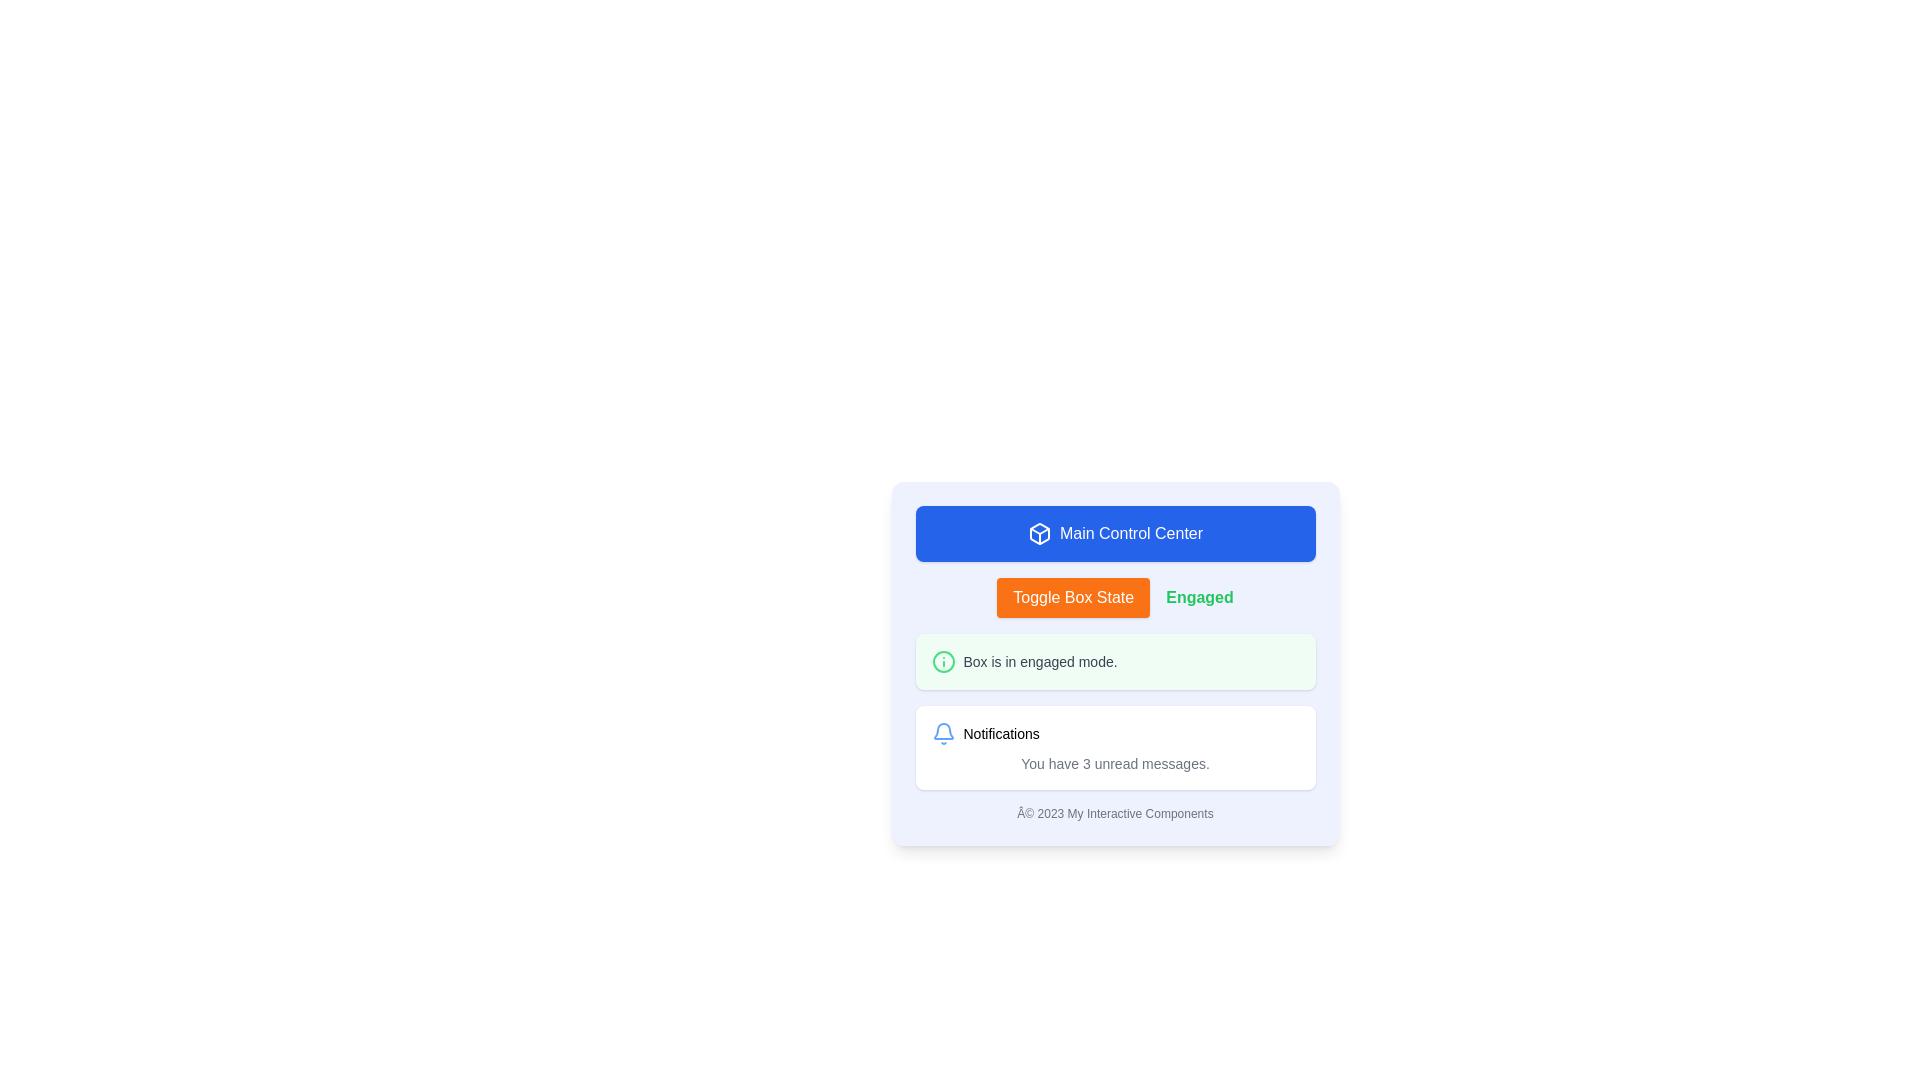 The height and width of the screenshot is (1080, 1920). I want to click on the text label displaying '© 2023 My Interactive Components' located at the bottom center of the card component, below the 'Notifications' section, so click(1114, 813).